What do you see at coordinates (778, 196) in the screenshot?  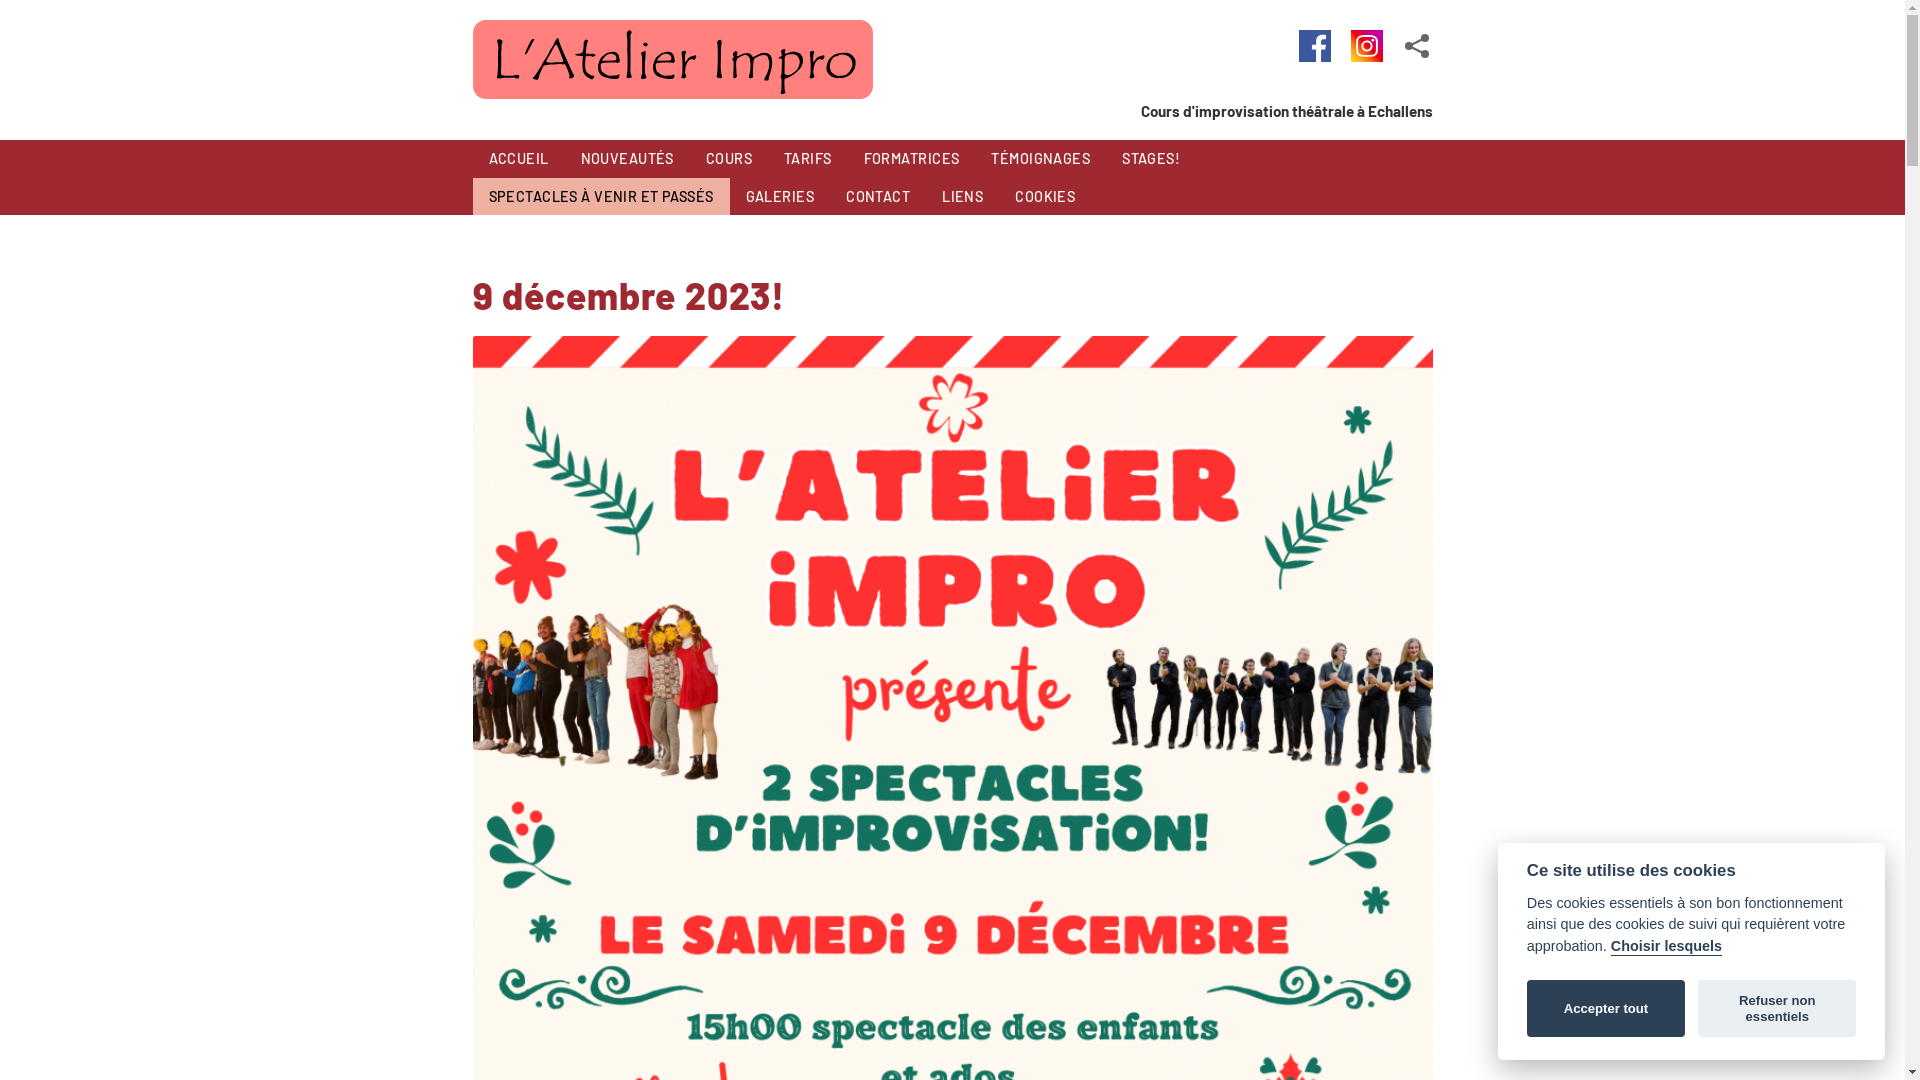 I see `'GALERIES'` at bounding box center [778, 196].